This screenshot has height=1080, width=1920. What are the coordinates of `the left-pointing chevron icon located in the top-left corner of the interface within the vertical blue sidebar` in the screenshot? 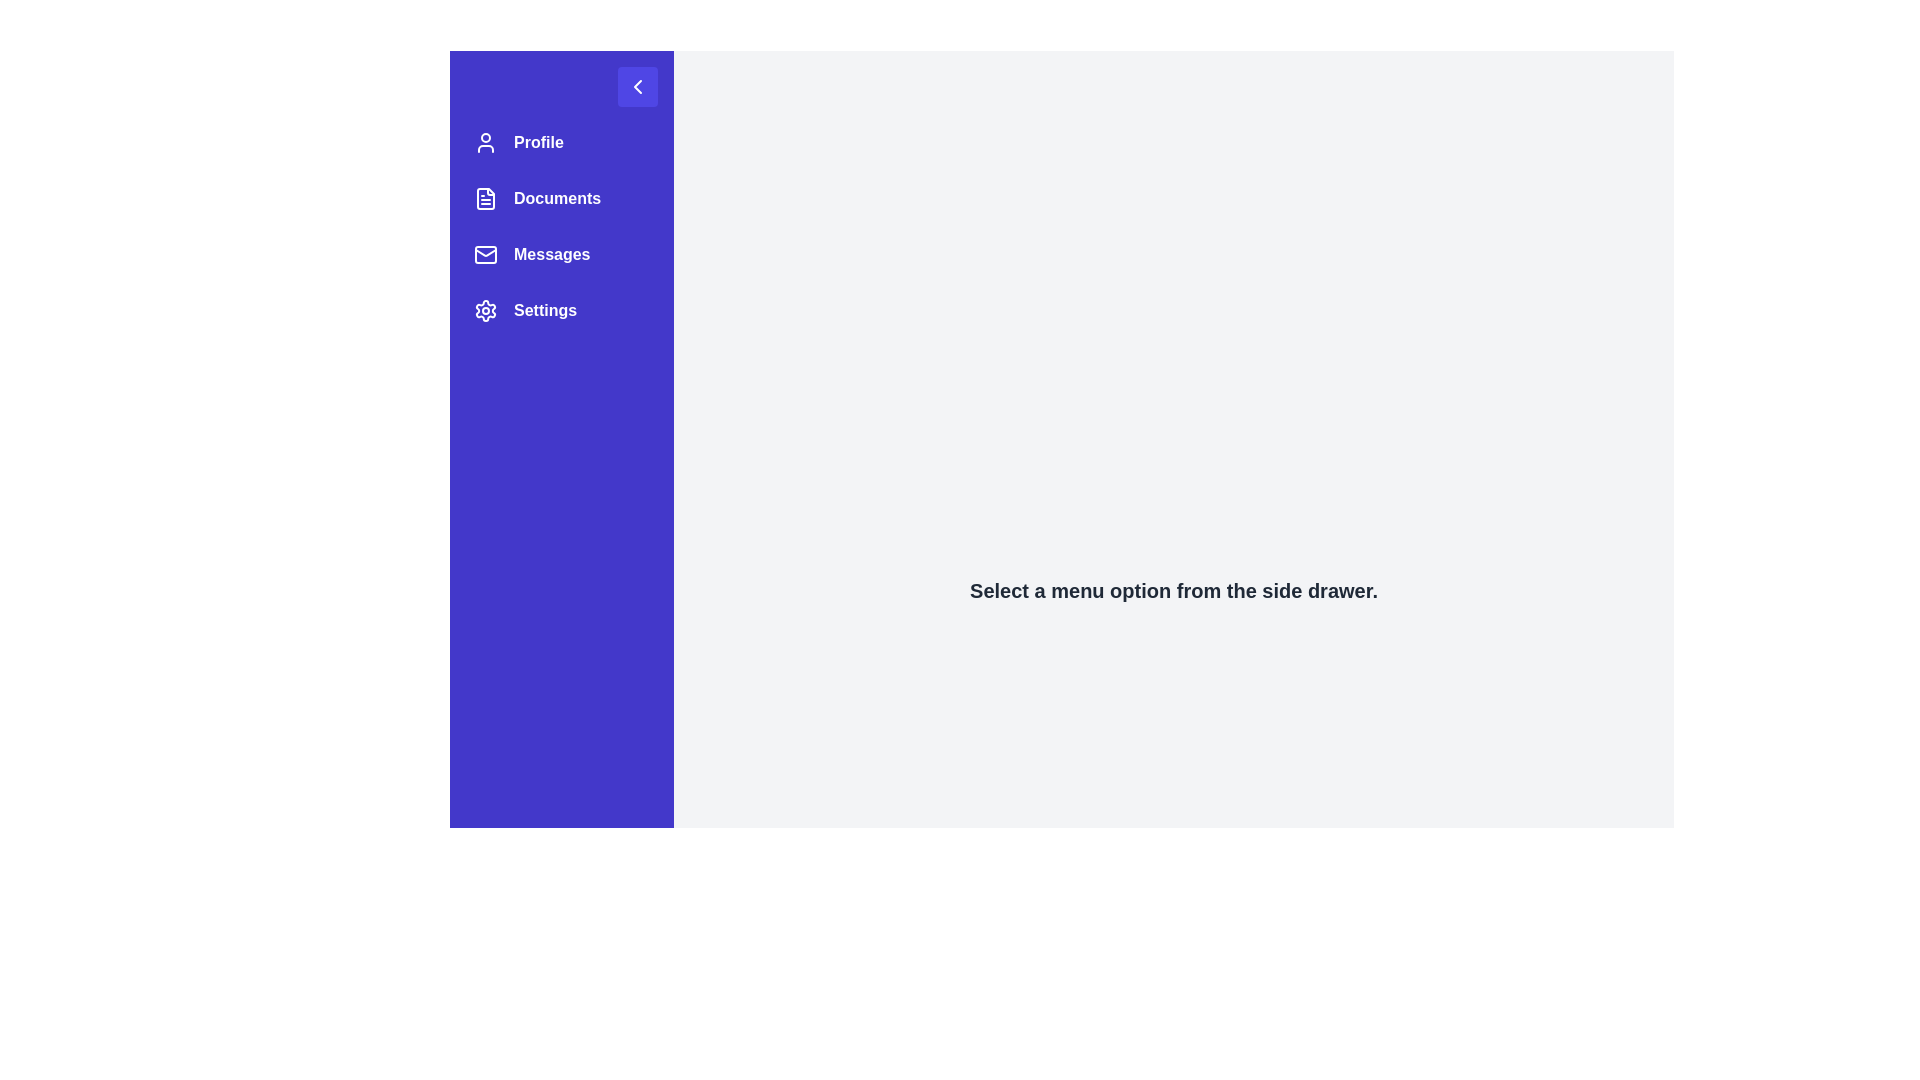 It's located at (637, 86).